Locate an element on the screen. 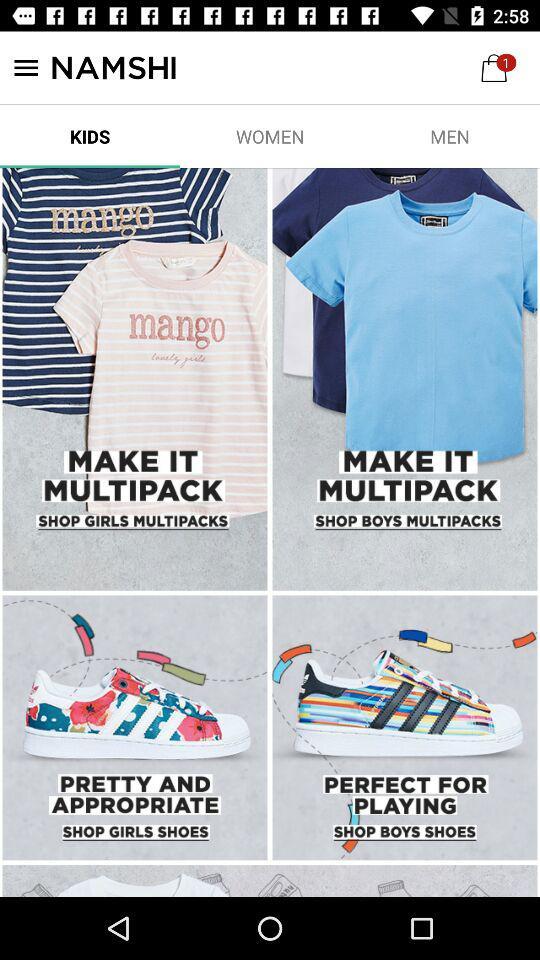 Image resolution: width=540 pixels, height=960 pixels. the icon next to the women is located at coordinates (449, 135).